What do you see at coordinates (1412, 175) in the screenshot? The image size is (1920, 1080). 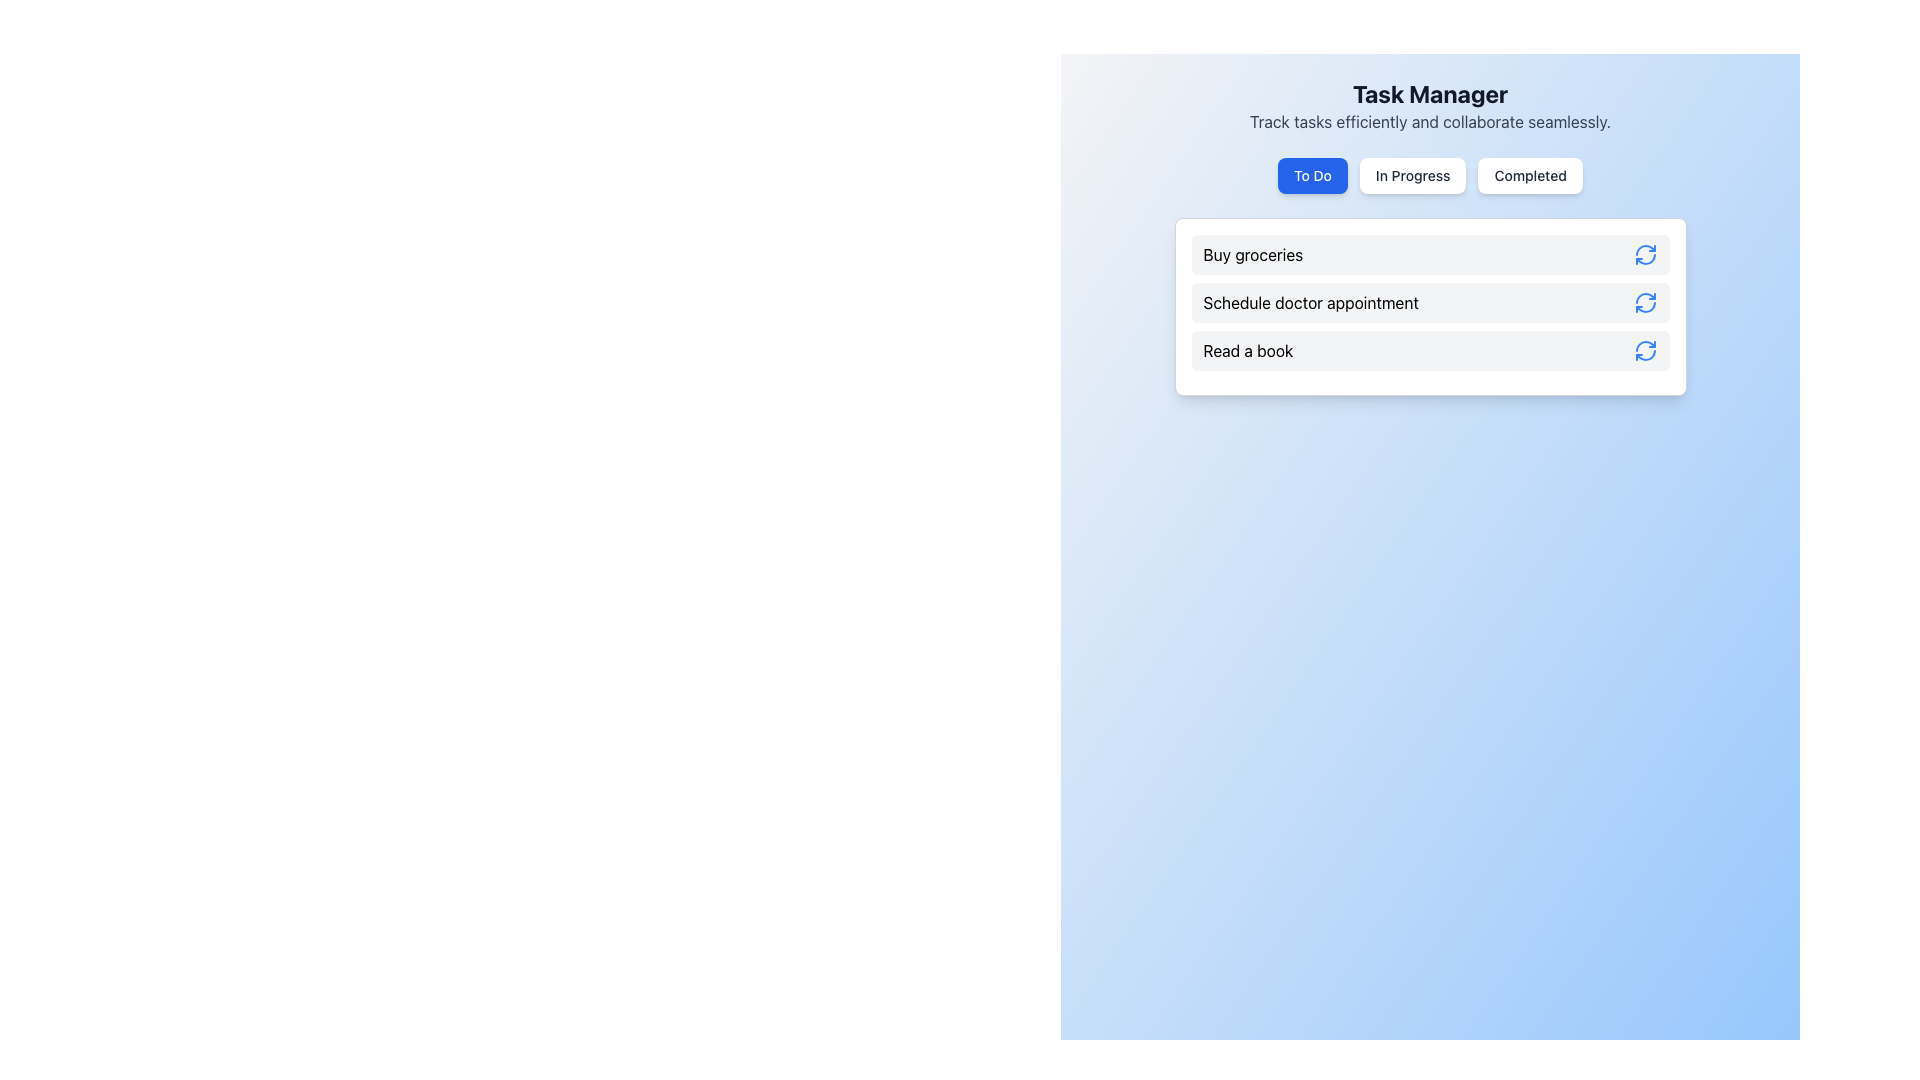 I see `the 'In Progress' button, which is a rectangular button with a white background and rounded corners, located between the 'To Do' and 'Completed' buttons` at bounding box center [1412, 175].